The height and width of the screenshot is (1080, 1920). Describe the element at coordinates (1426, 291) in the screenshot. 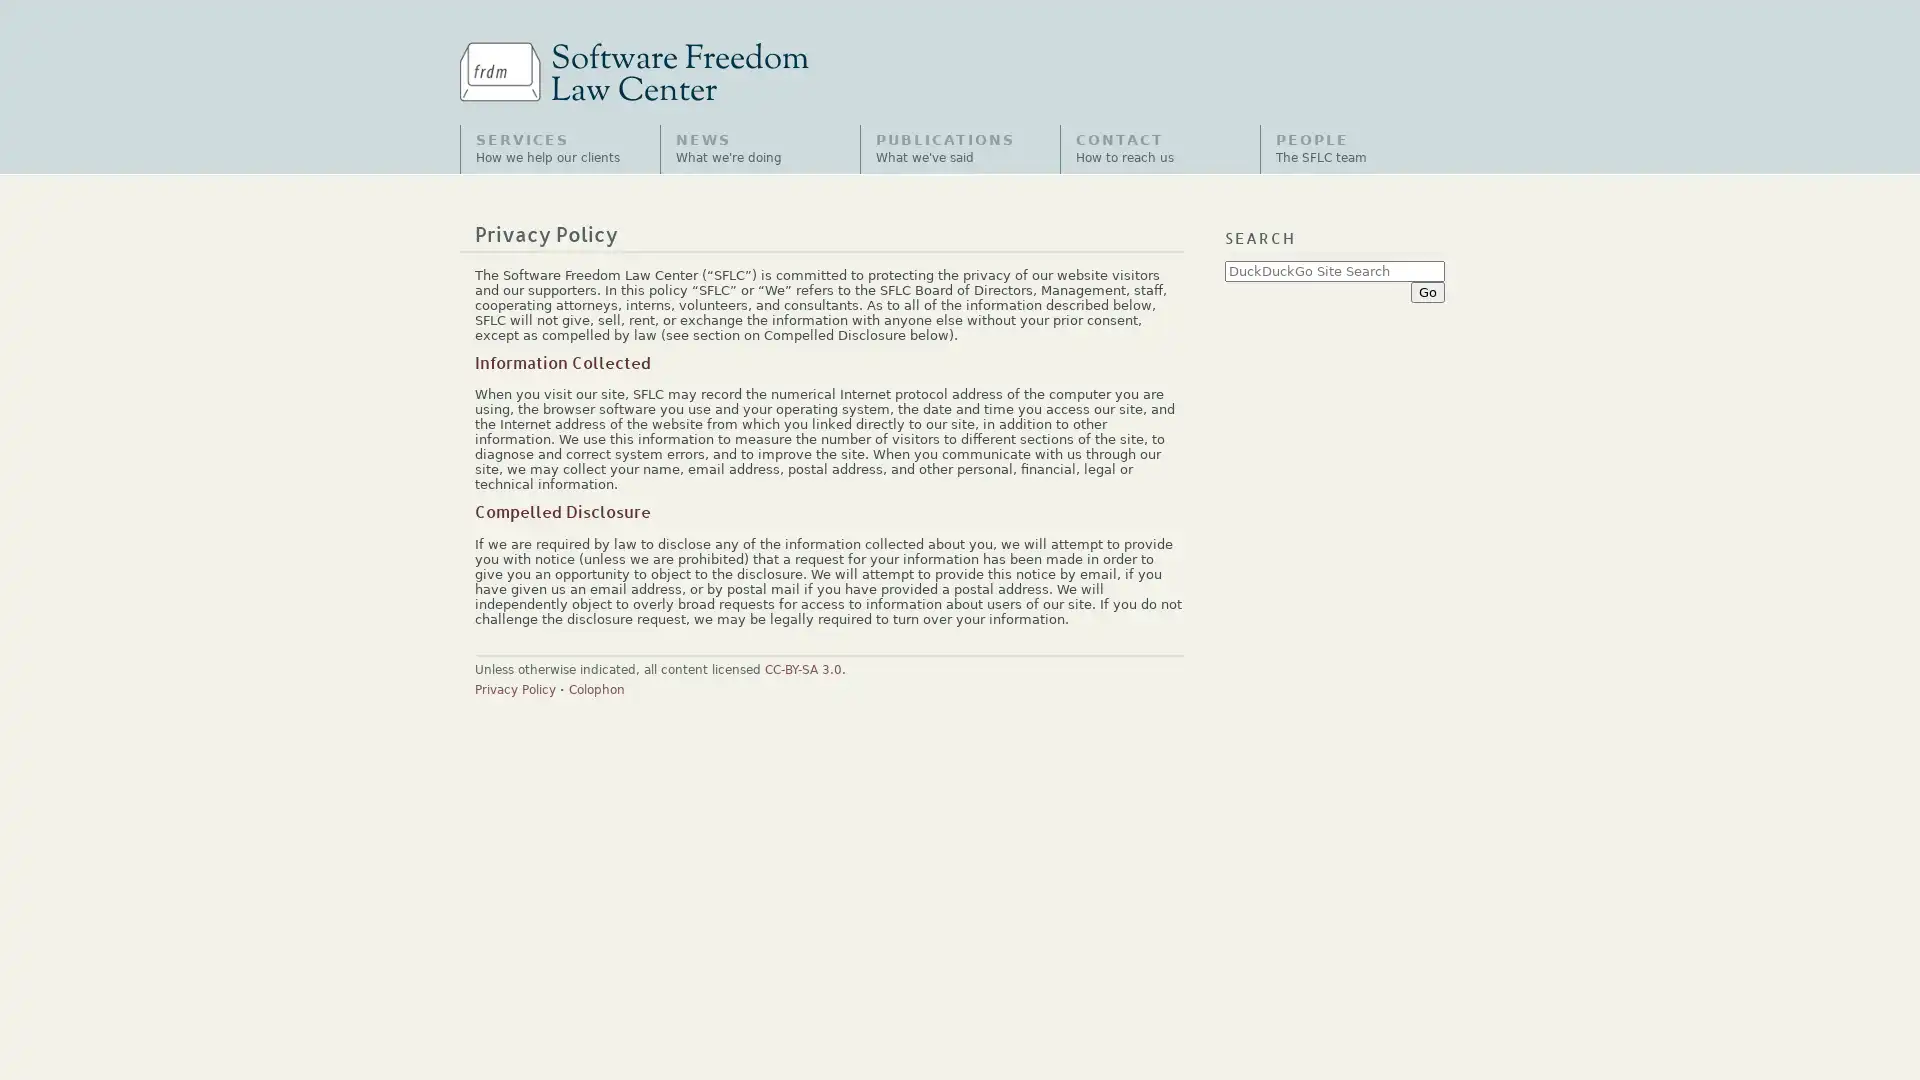

I see `Go` at that location.